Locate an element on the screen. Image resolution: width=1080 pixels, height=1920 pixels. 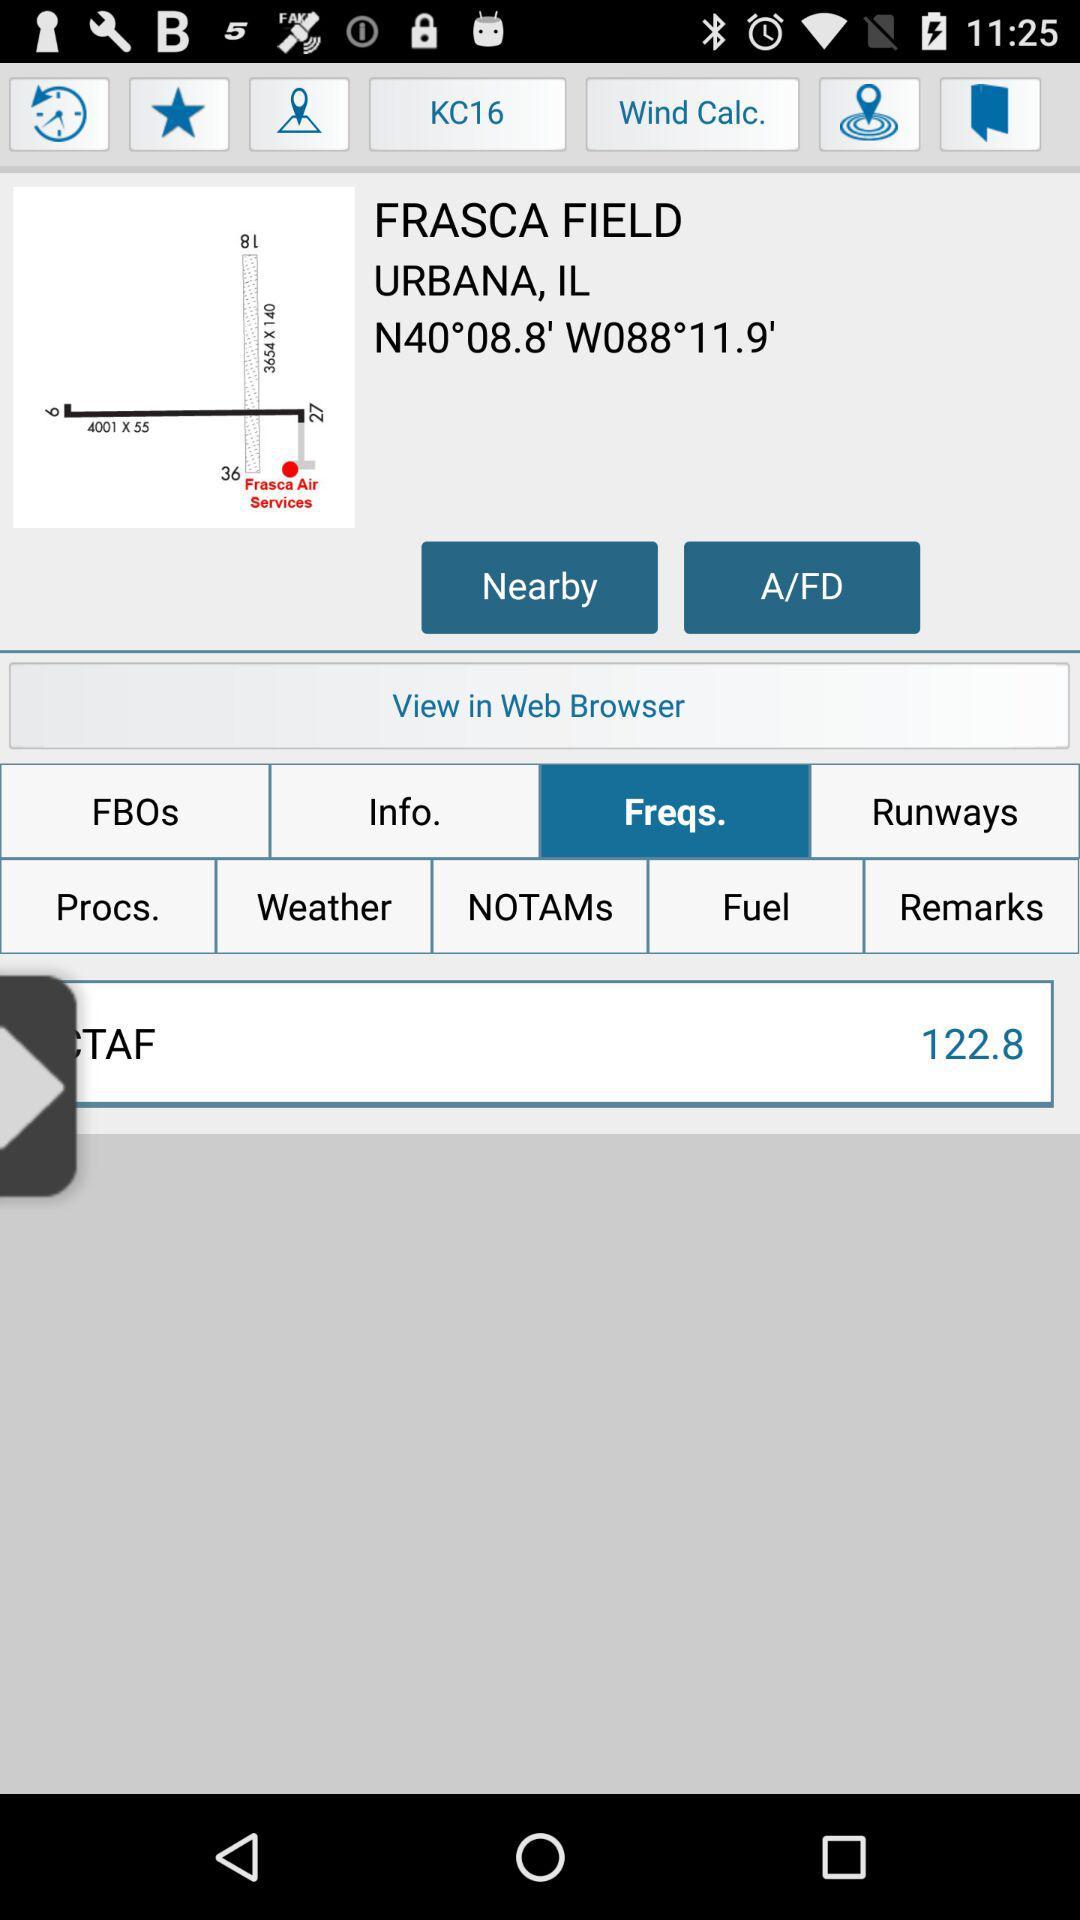
the button next to the kc16 icon is located at coordinates (300, 118).